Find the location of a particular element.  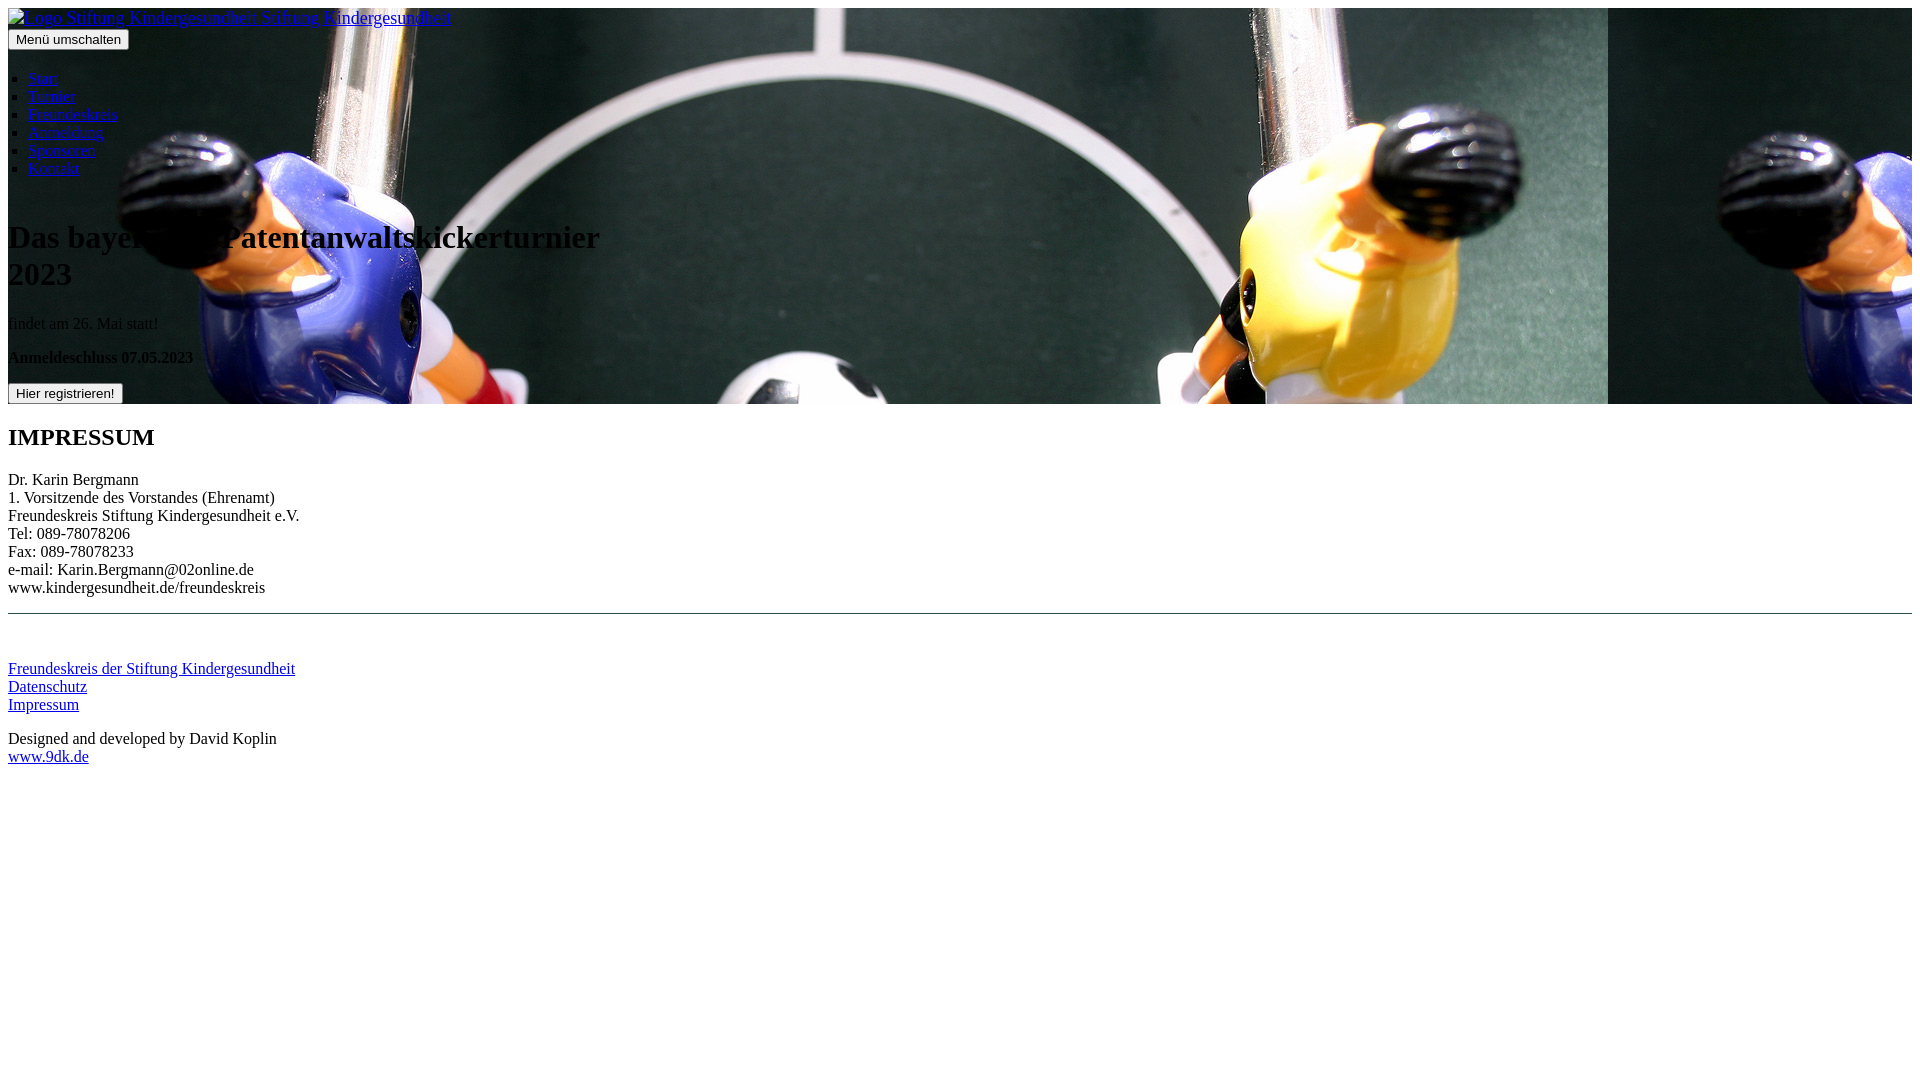

'Freundeskreis der Stiftung Kindergesundheit' is located at coordinates (8, 668).